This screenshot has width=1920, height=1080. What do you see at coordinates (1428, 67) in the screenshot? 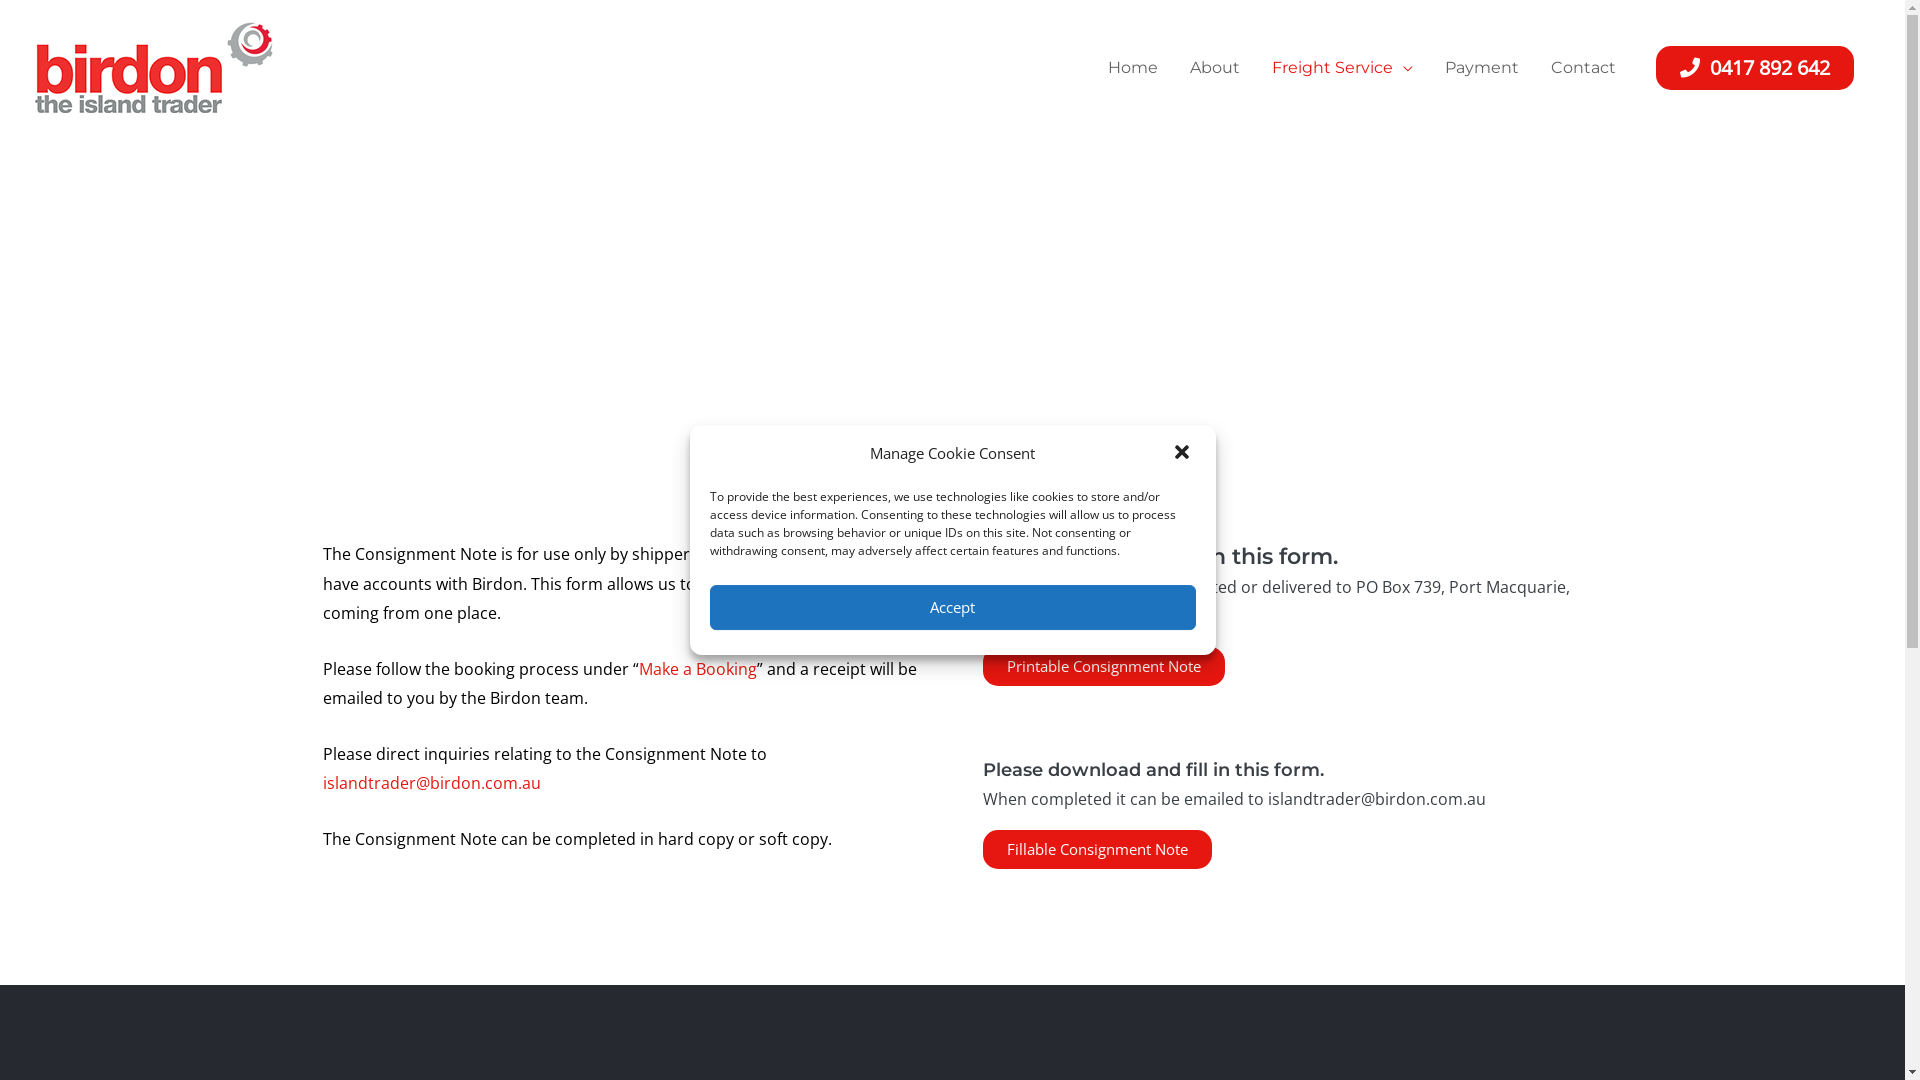
I see `'Payment'` at bounding box center [1428, 67].